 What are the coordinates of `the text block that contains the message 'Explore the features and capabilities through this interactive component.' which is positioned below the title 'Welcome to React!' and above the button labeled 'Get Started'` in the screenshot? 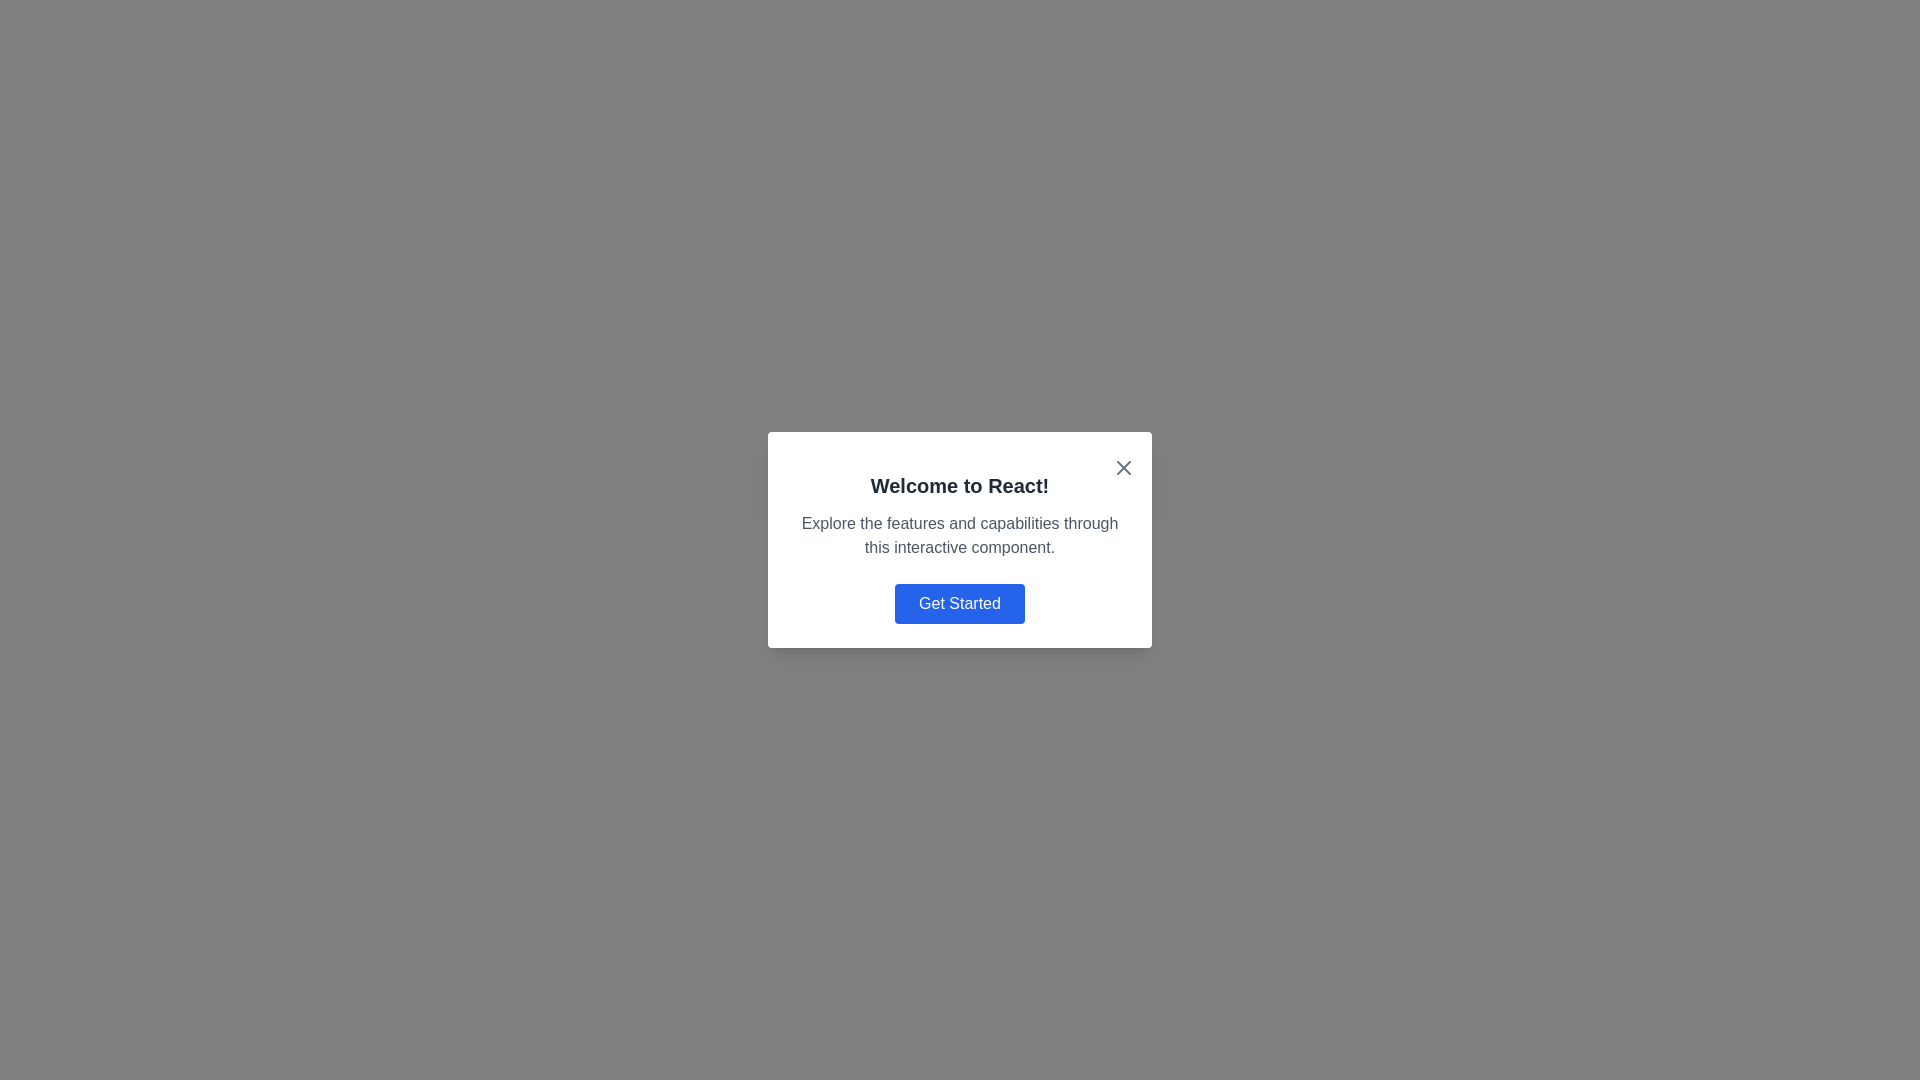 It's located at (960, 535).